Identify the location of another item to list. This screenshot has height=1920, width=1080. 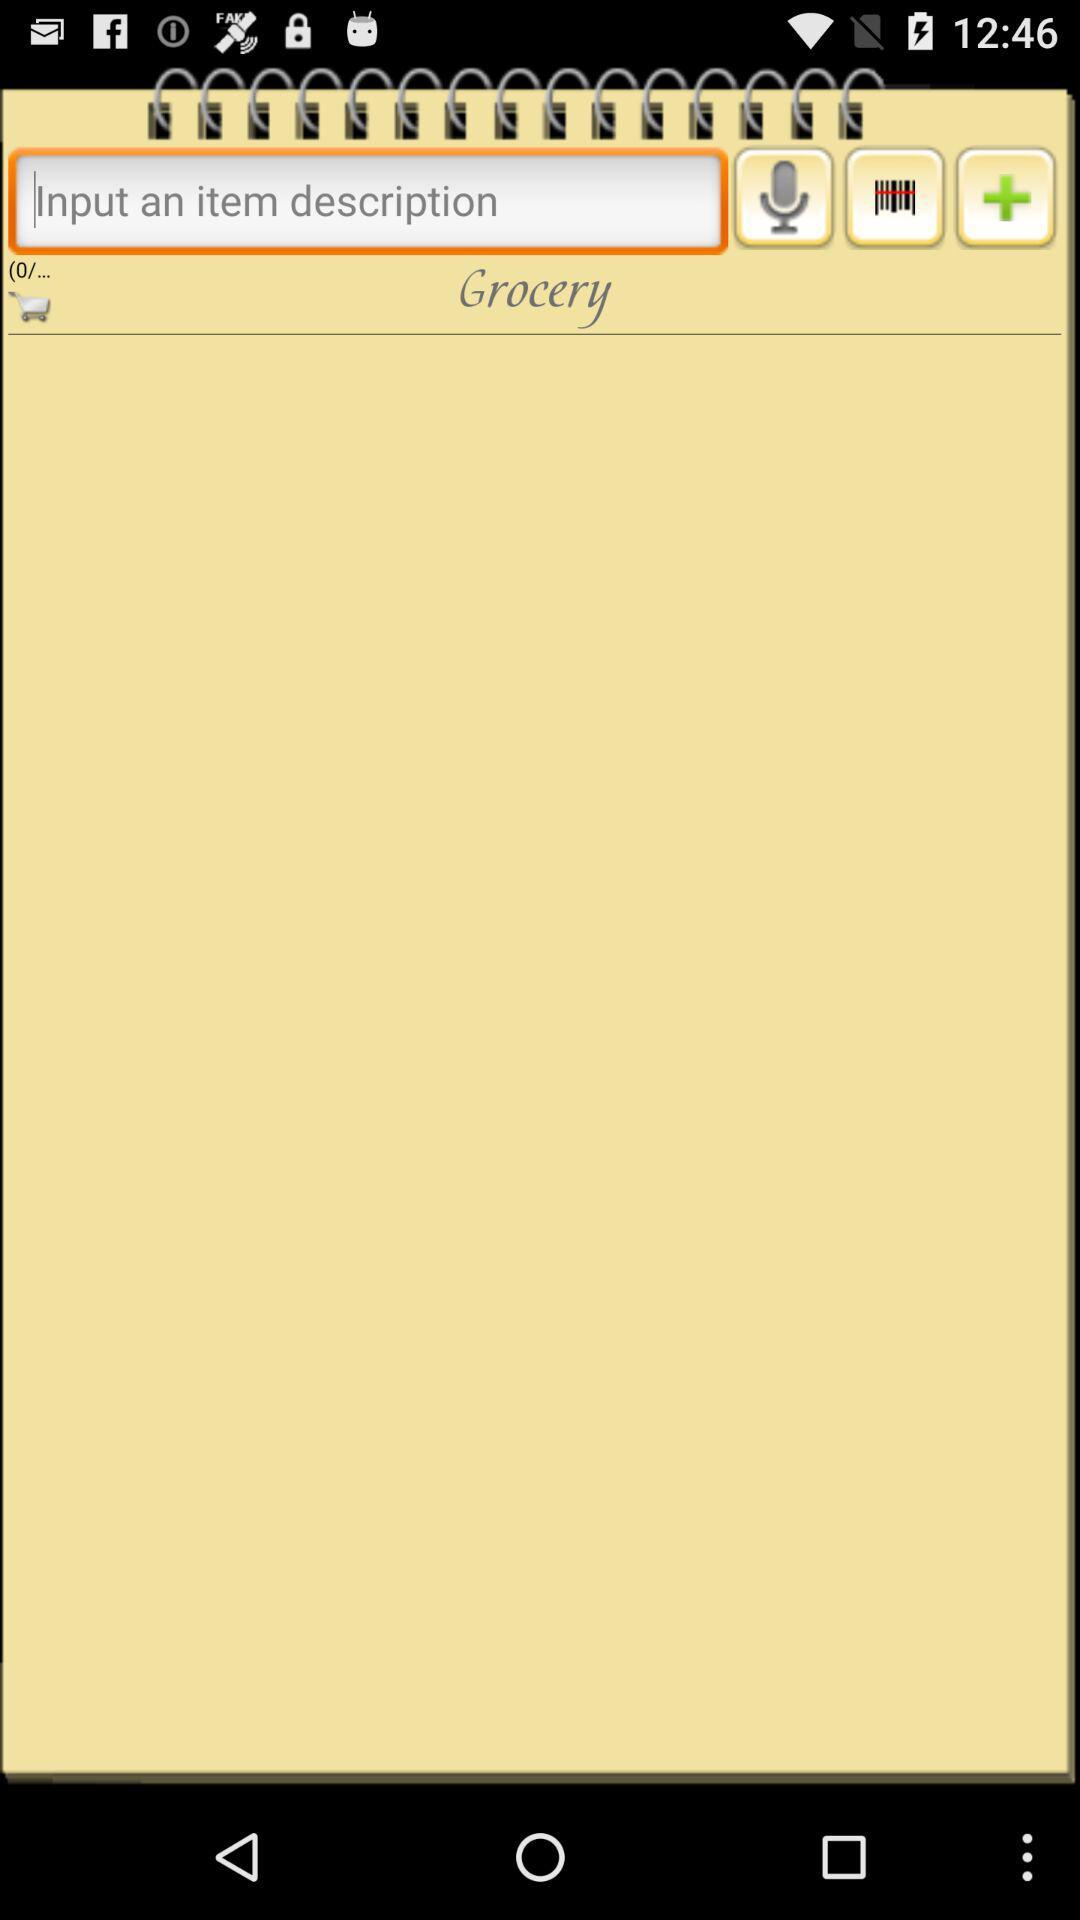
(1005, 197).